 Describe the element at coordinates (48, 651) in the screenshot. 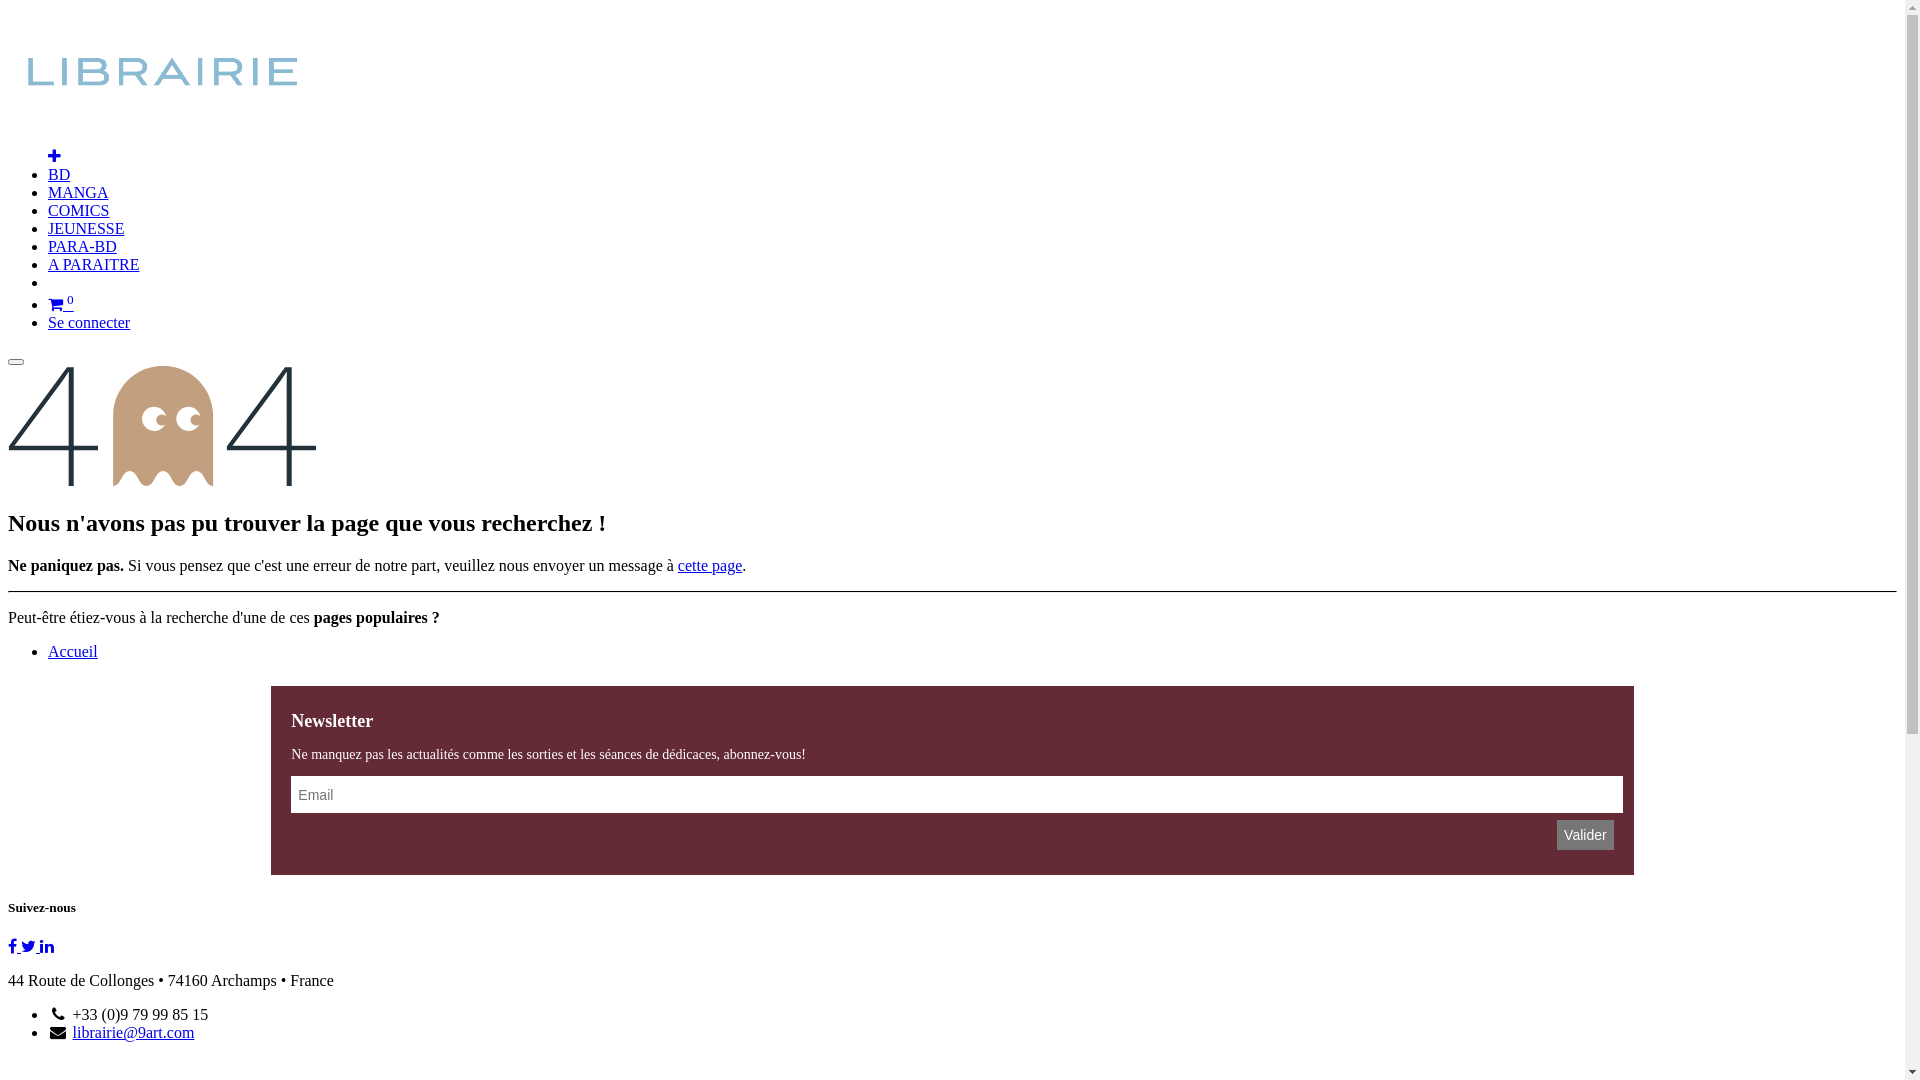

I see `'Accueil'` at that location.